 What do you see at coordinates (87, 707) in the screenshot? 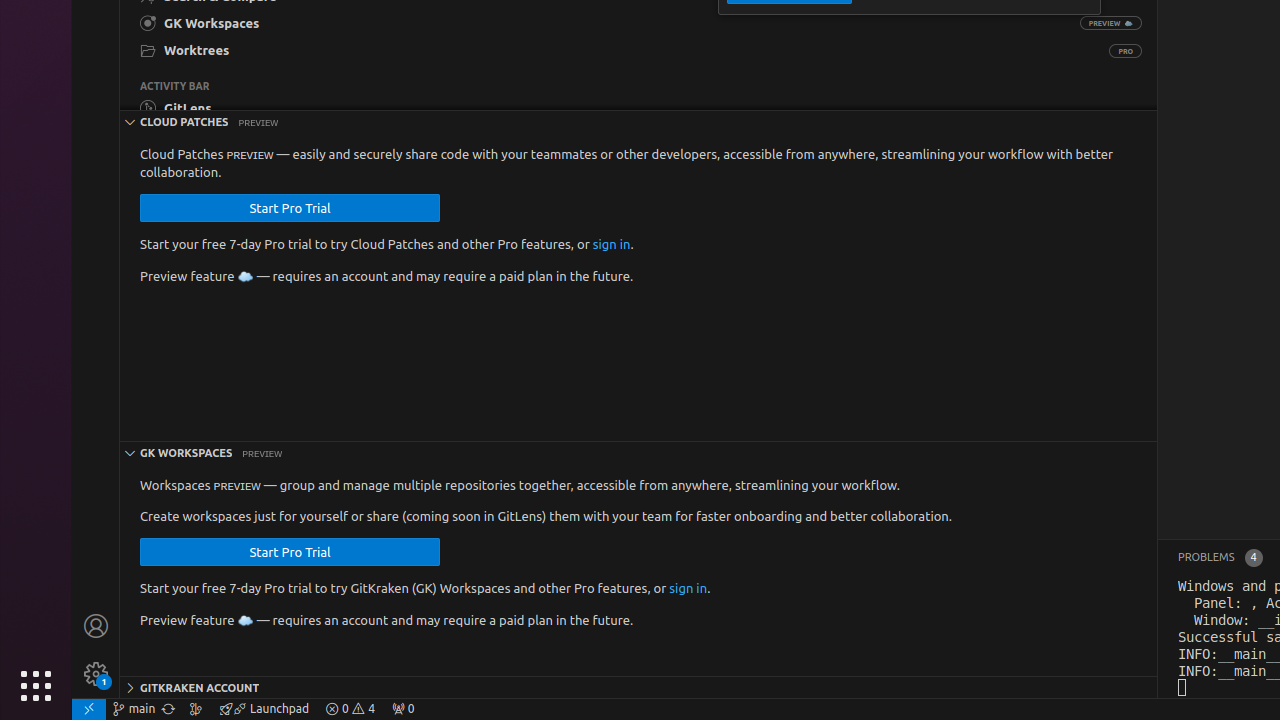
I see `'remote'` at bounding box center [87, 707].